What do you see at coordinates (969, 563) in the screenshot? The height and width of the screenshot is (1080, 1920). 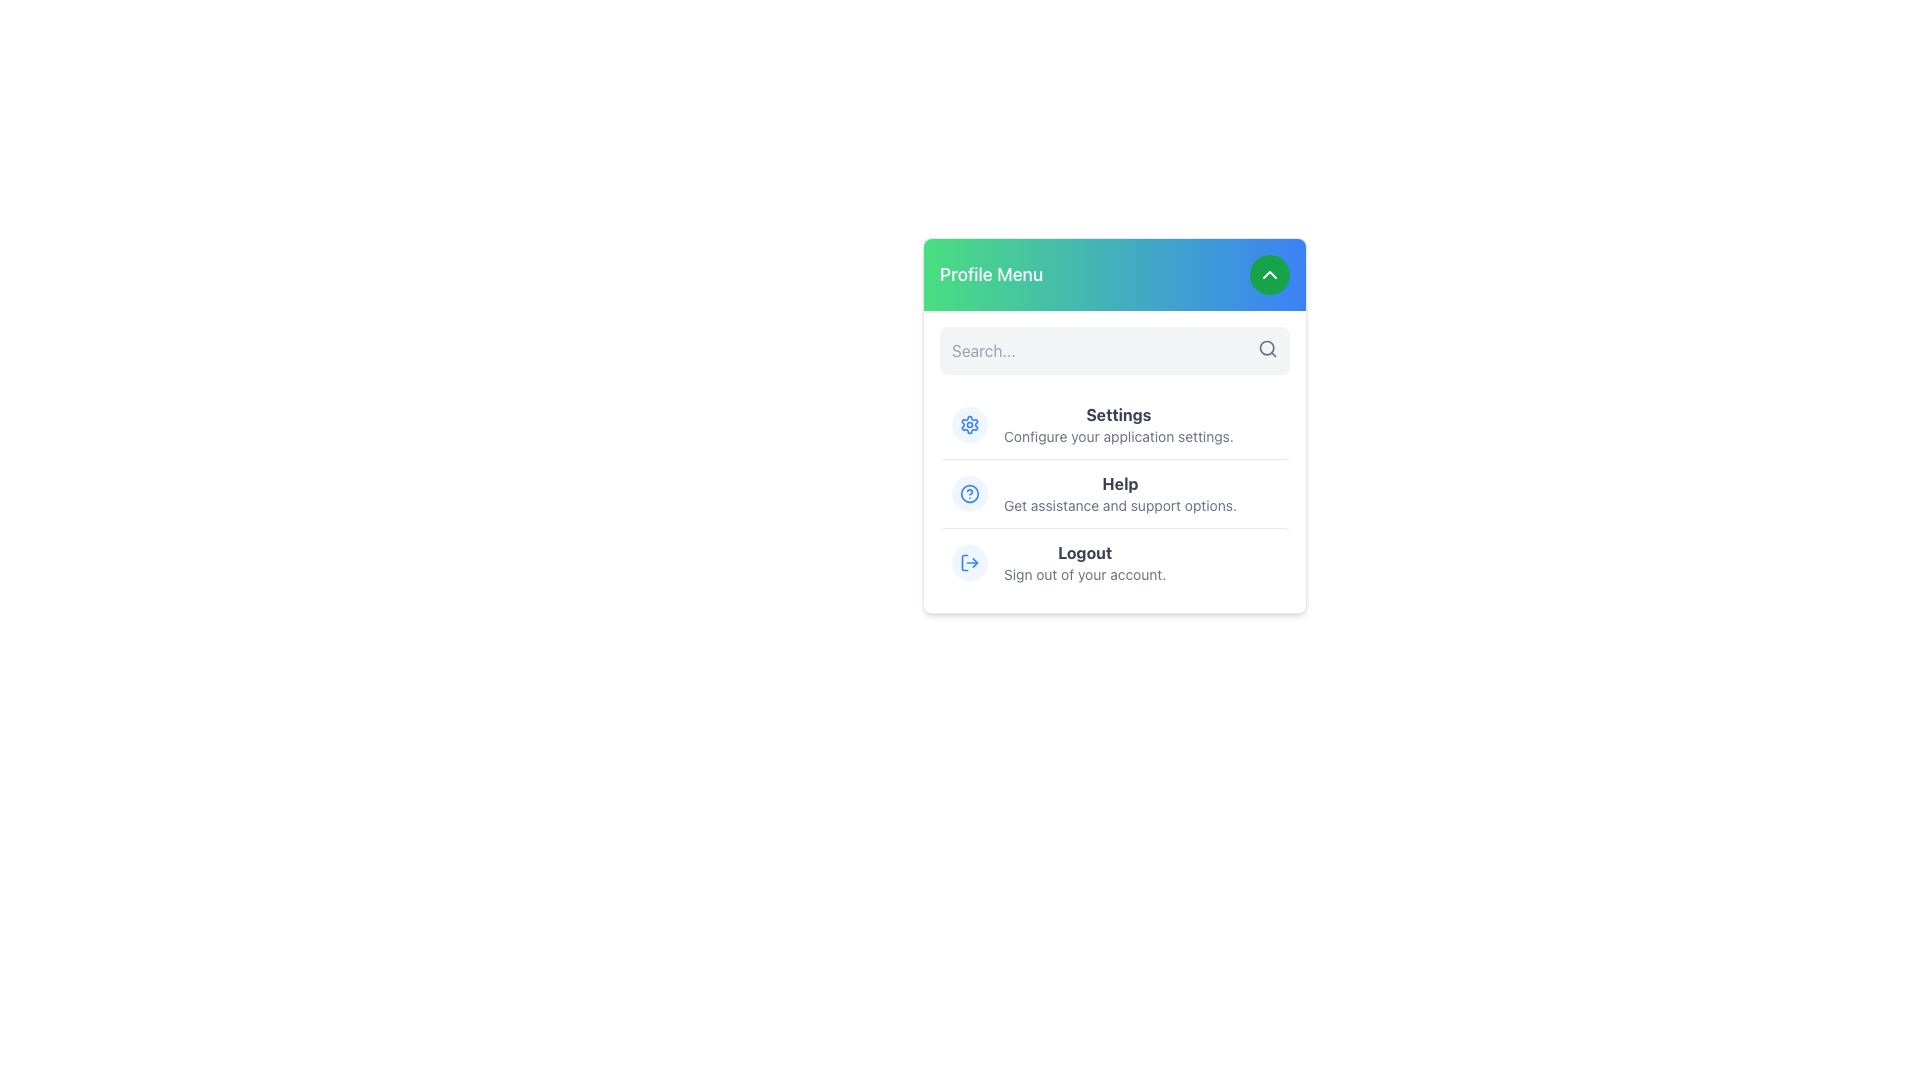 I see `the logout icon, which is a small circular component with a white background and a light blue border, located directly to the left of the 'Logout' label in the dropdown menu` at bounding box center [969, 563].